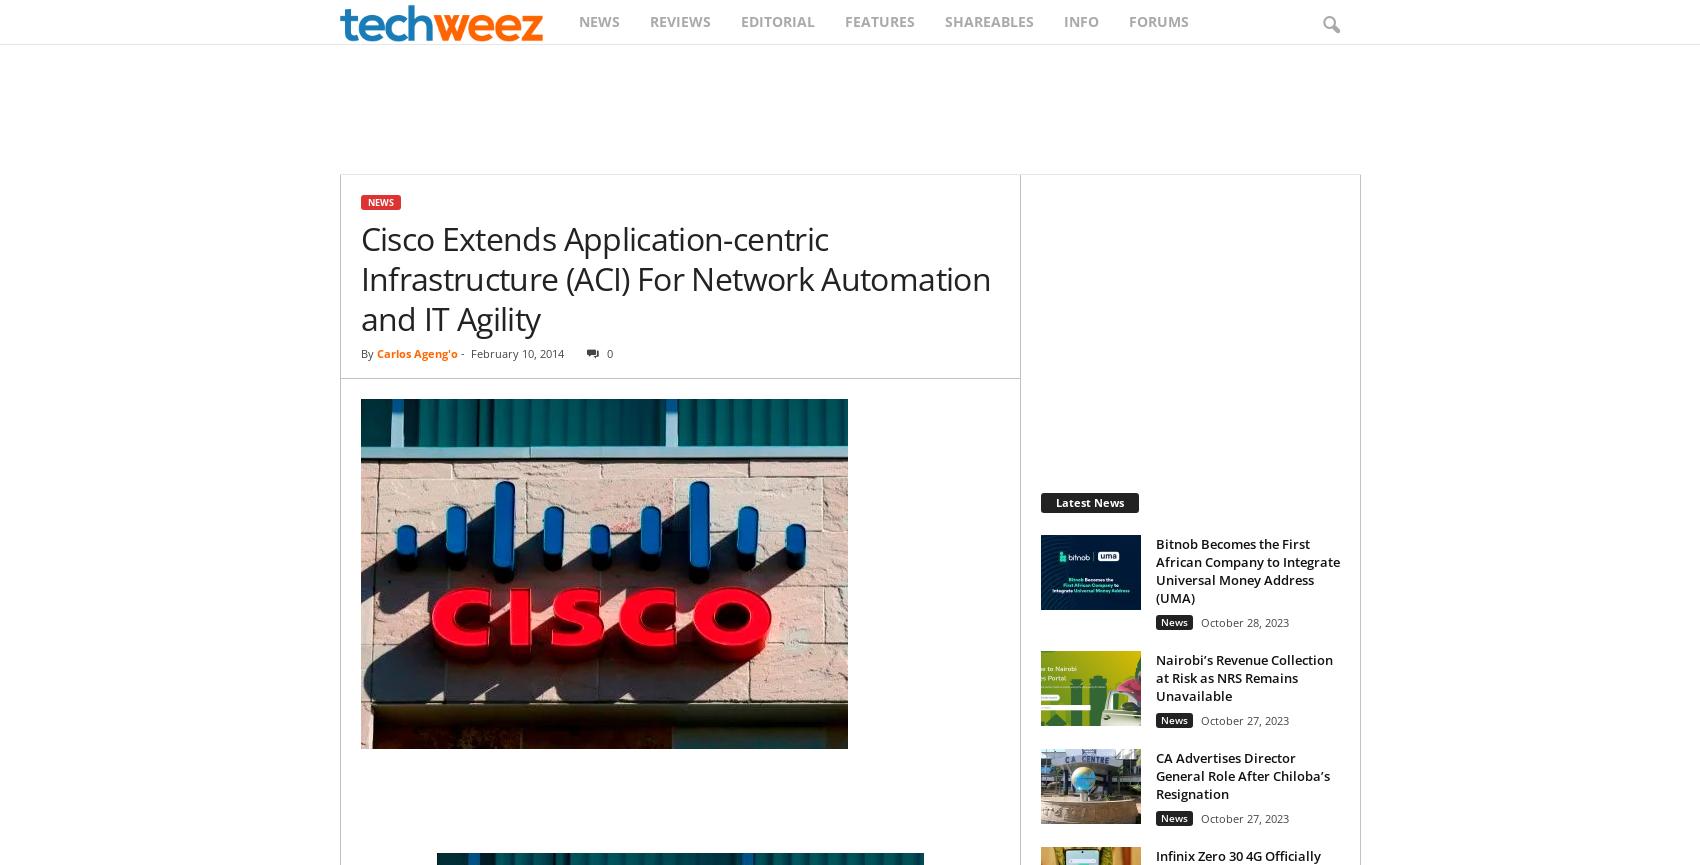 Image resolution: width=1700 pixels, height=865 pixels. I want to click on '-', so click(460, 353).